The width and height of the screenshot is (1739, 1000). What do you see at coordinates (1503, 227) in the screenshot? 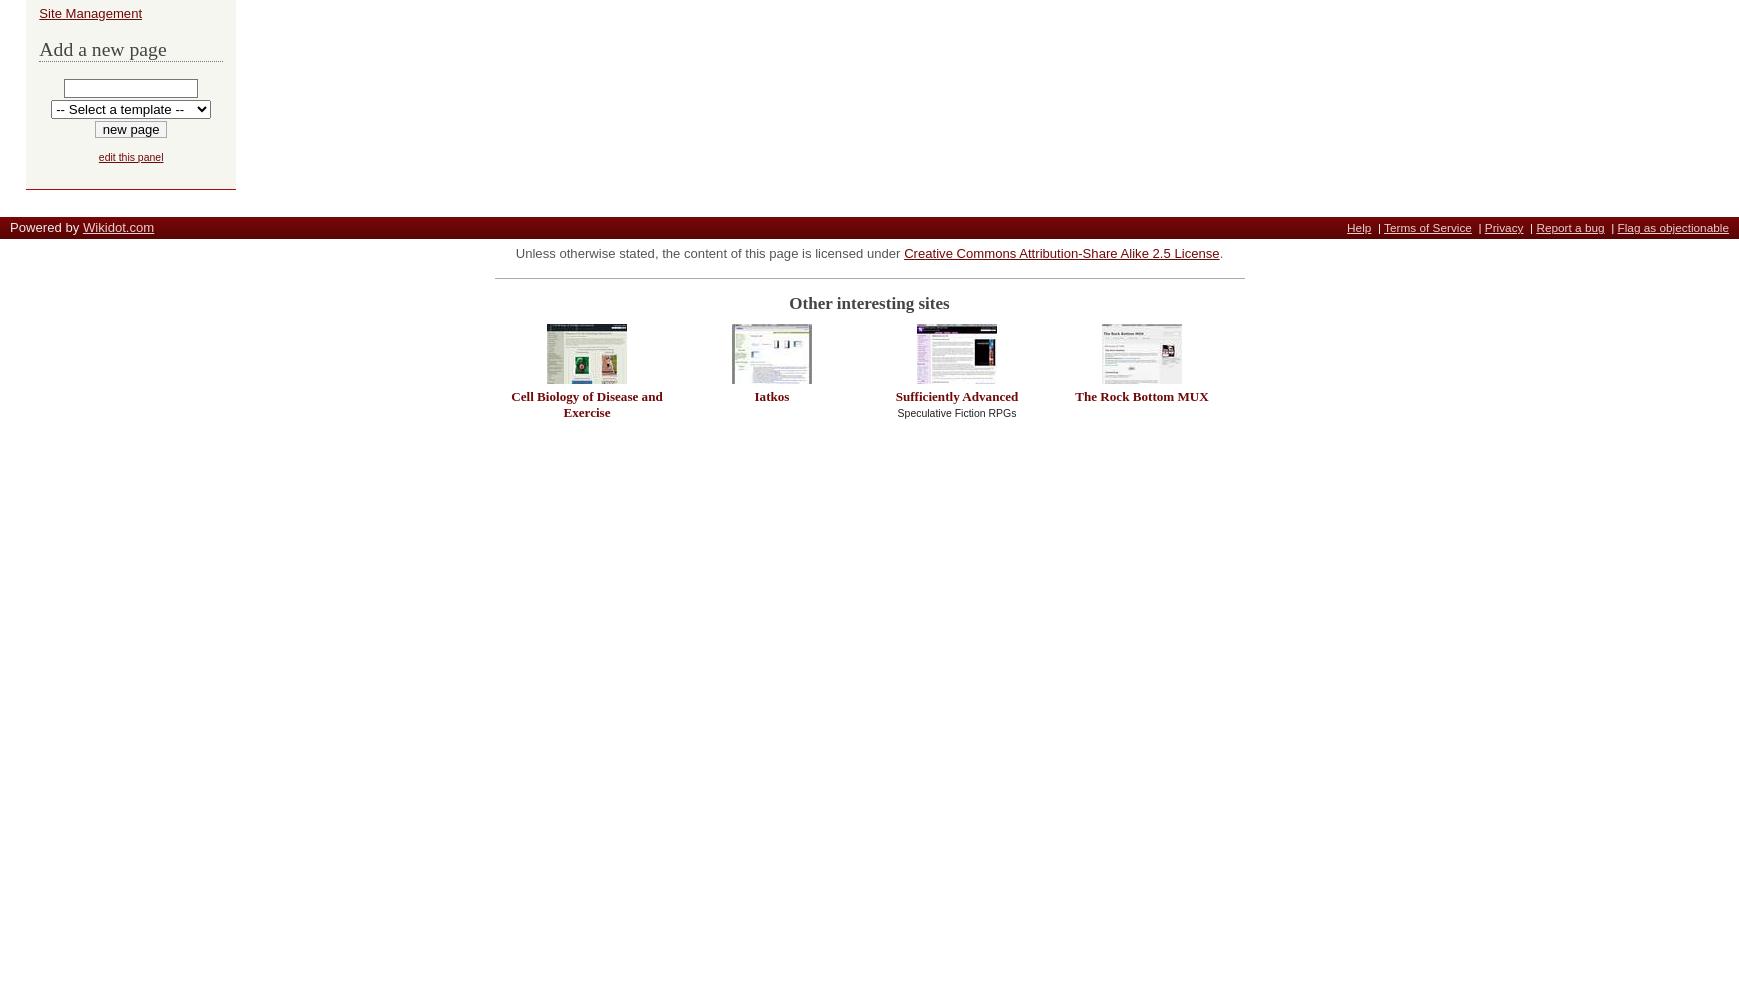
I see `'Privacy'` at bounding box center [1503, 227].